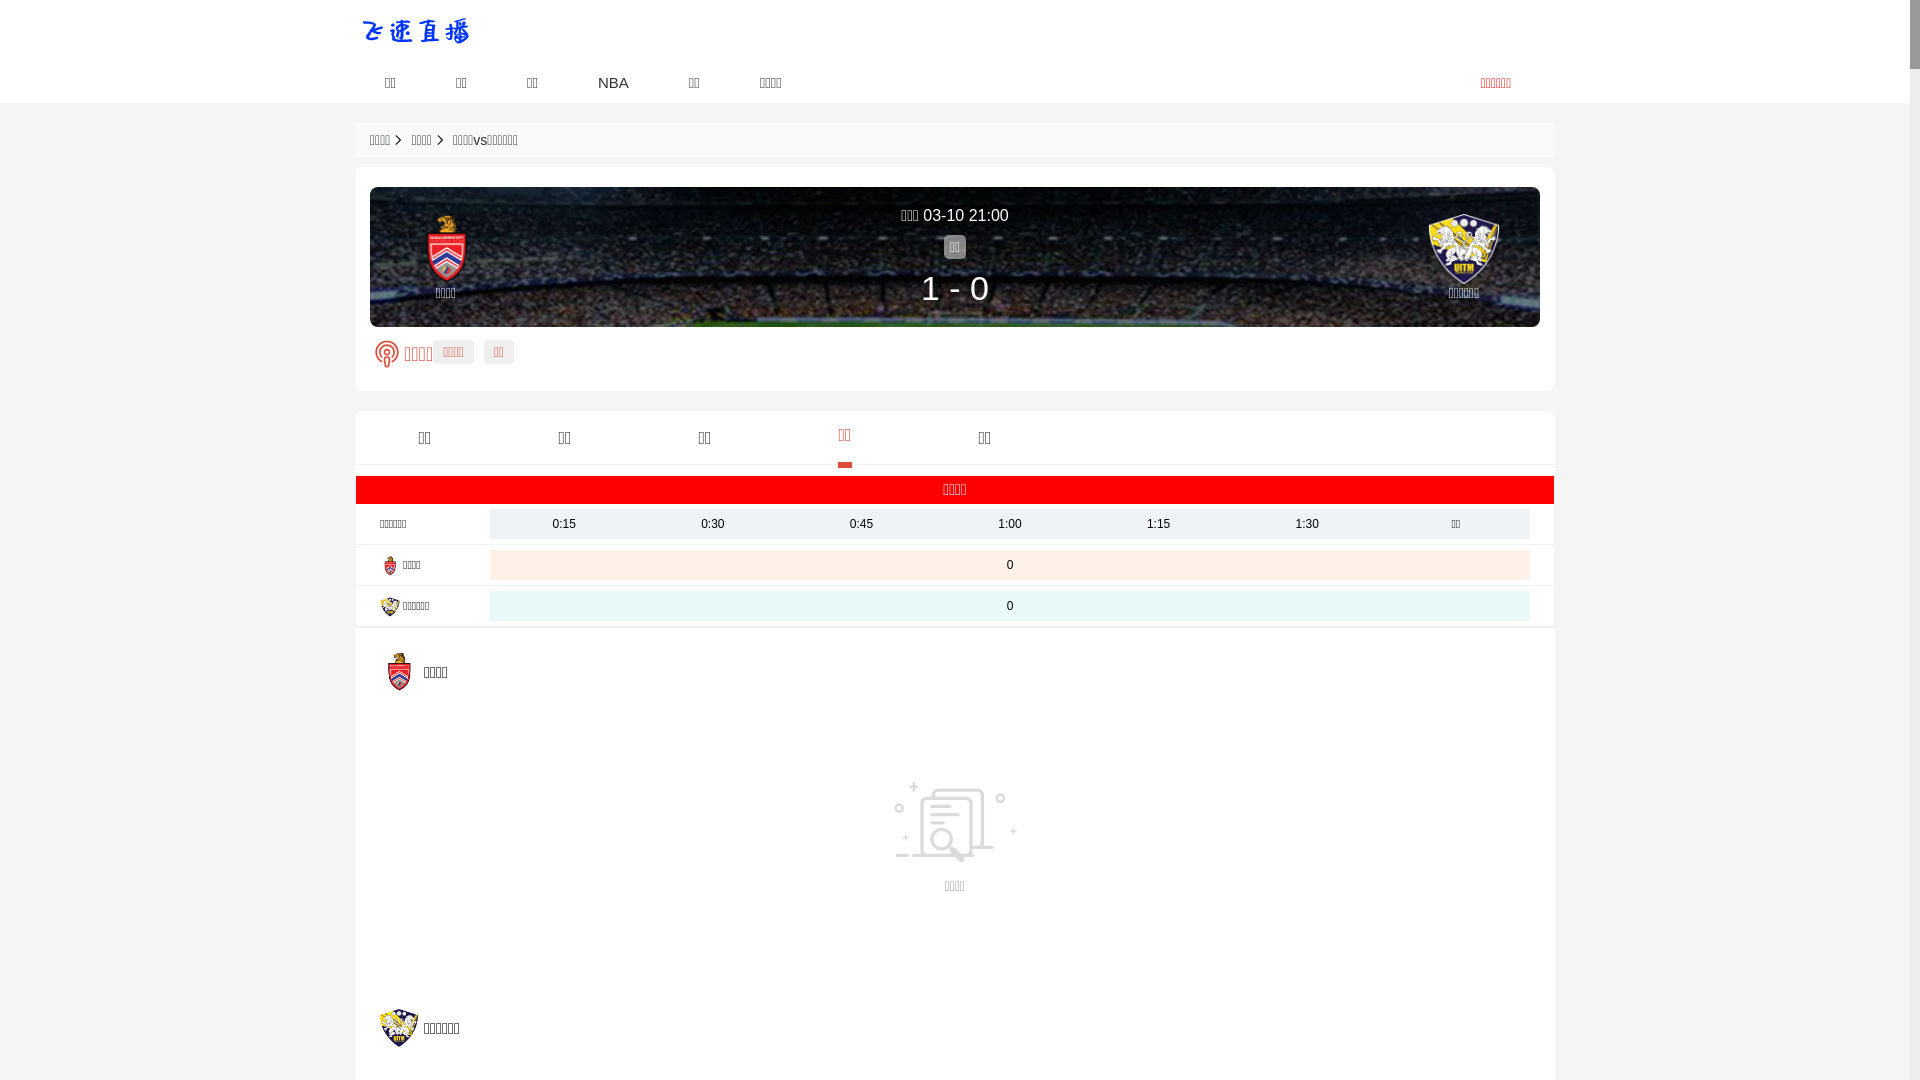  Describe the element at coordinates (612, 81) in the screenshot. I see `'NBA'` at that location.